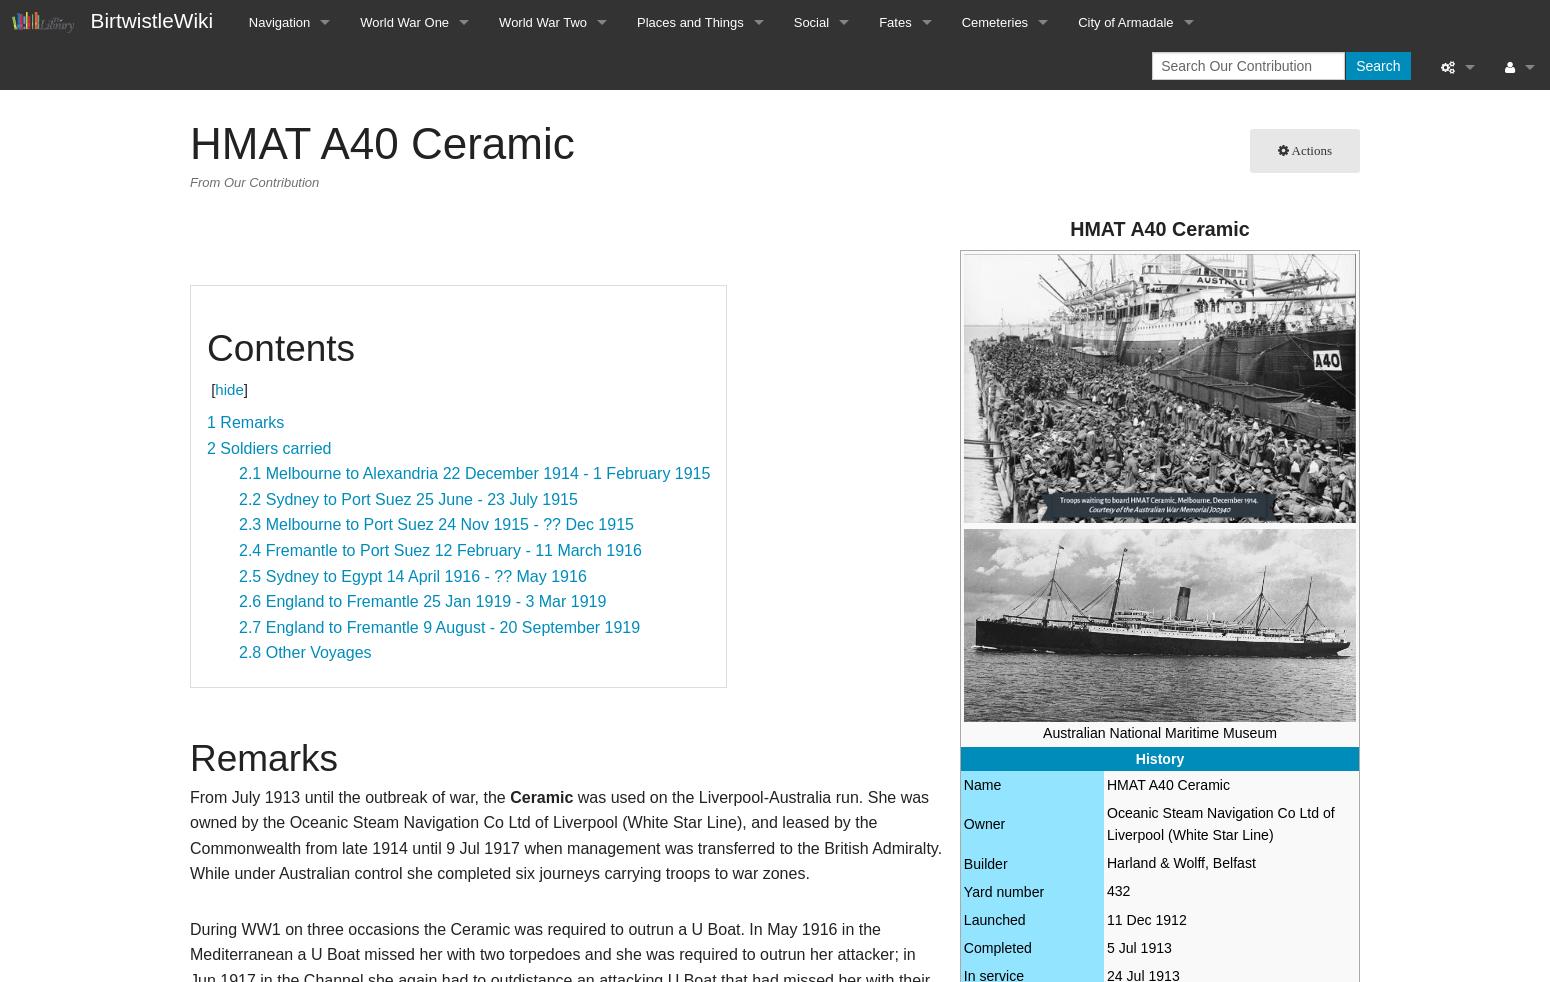  What do you see at coordinates (189, 796) in the screenshot?
I see `'From July 1913 until the outbreak of war, the'` at bounding box center [189, 796].